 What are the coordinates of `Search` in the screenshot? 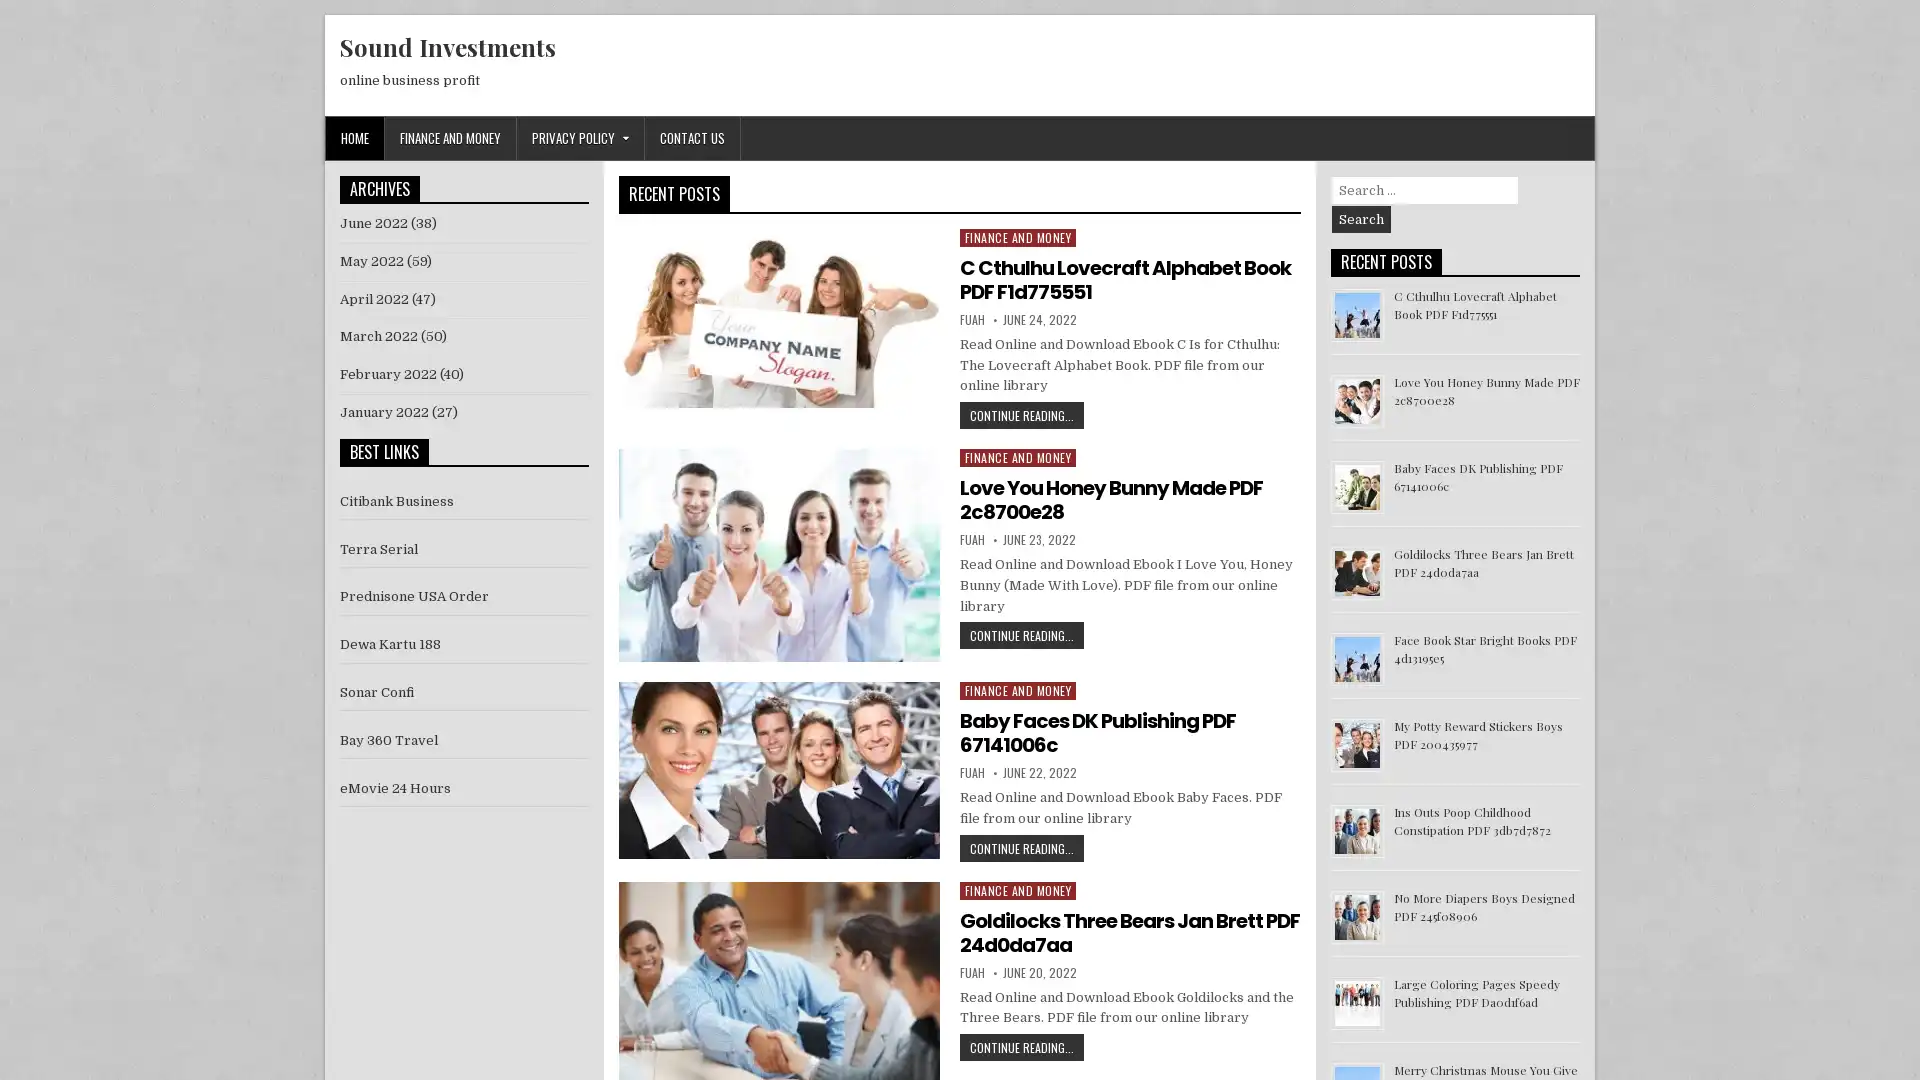 It's located at (1360, 219).